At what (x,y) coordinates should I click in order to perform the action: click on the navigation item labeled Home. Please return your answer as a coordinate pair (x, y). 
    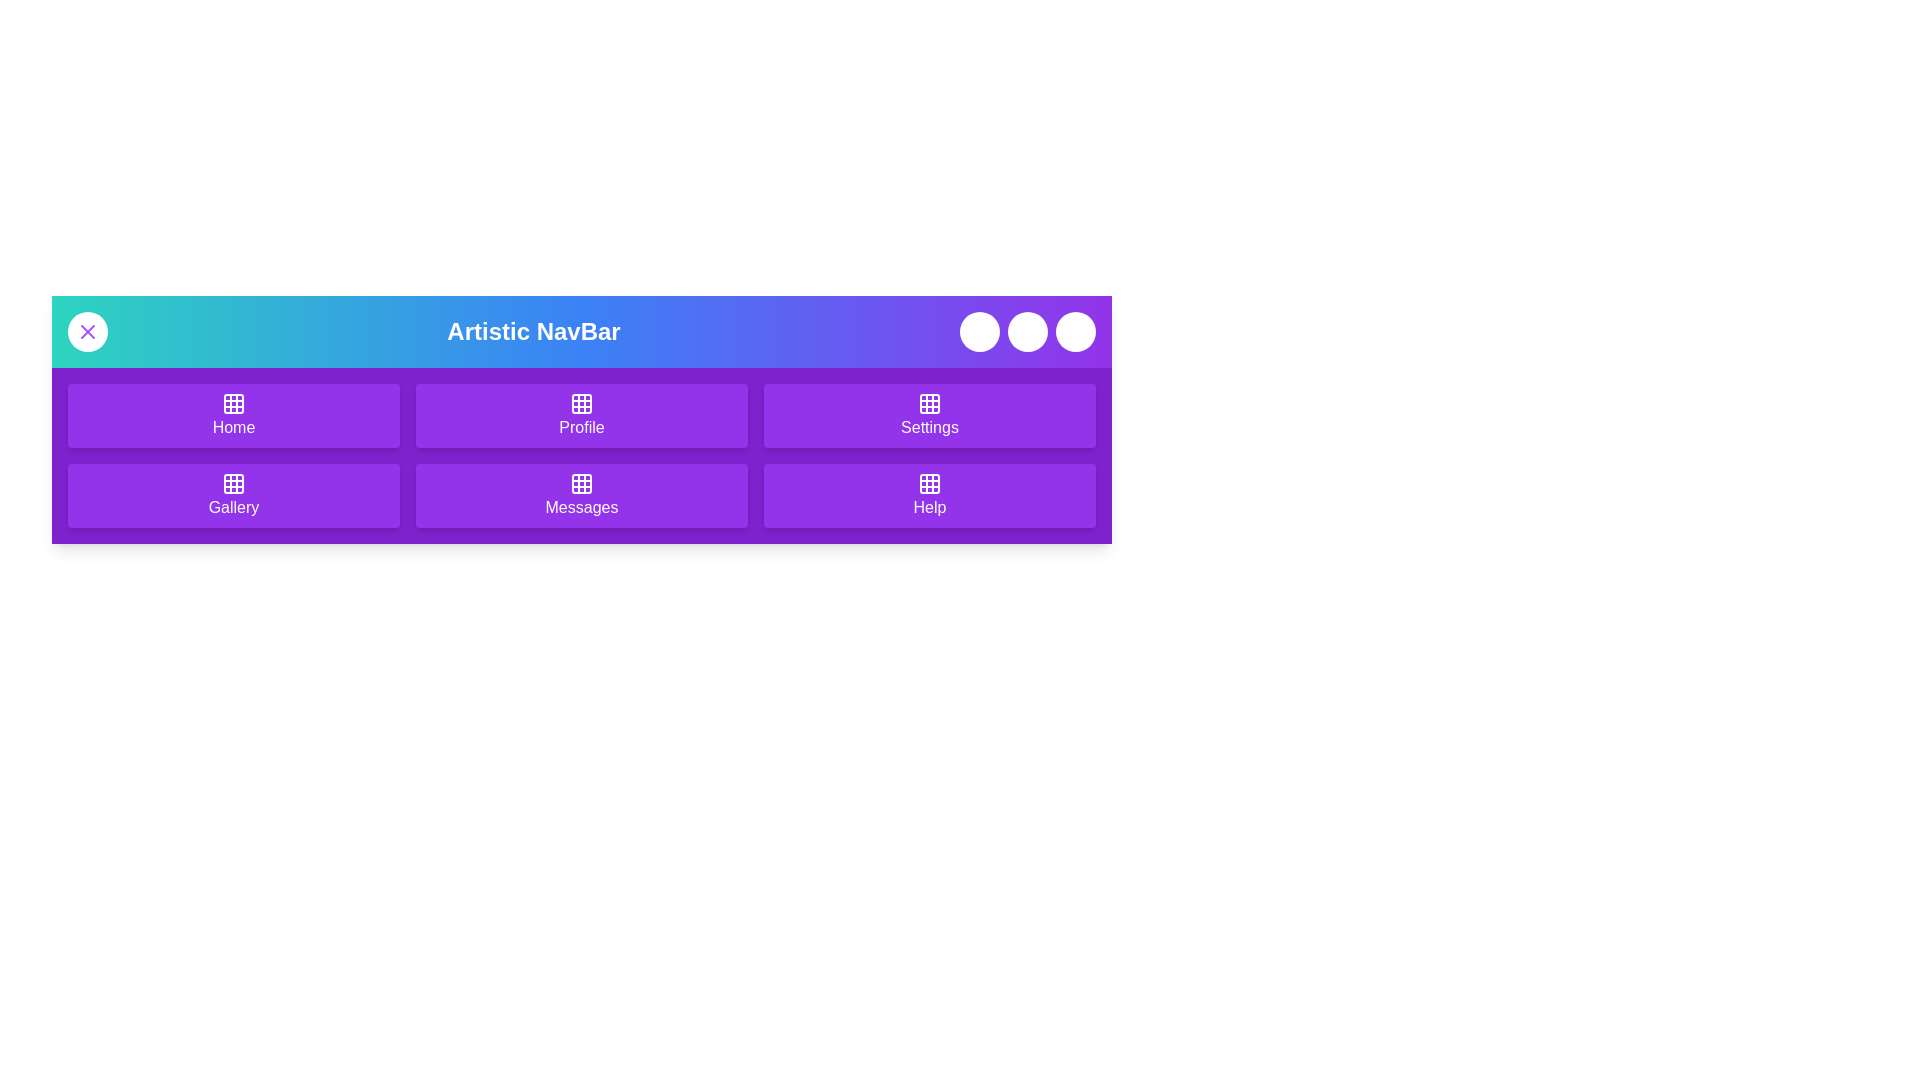
    Looking at the image, I should click on (234, 415).